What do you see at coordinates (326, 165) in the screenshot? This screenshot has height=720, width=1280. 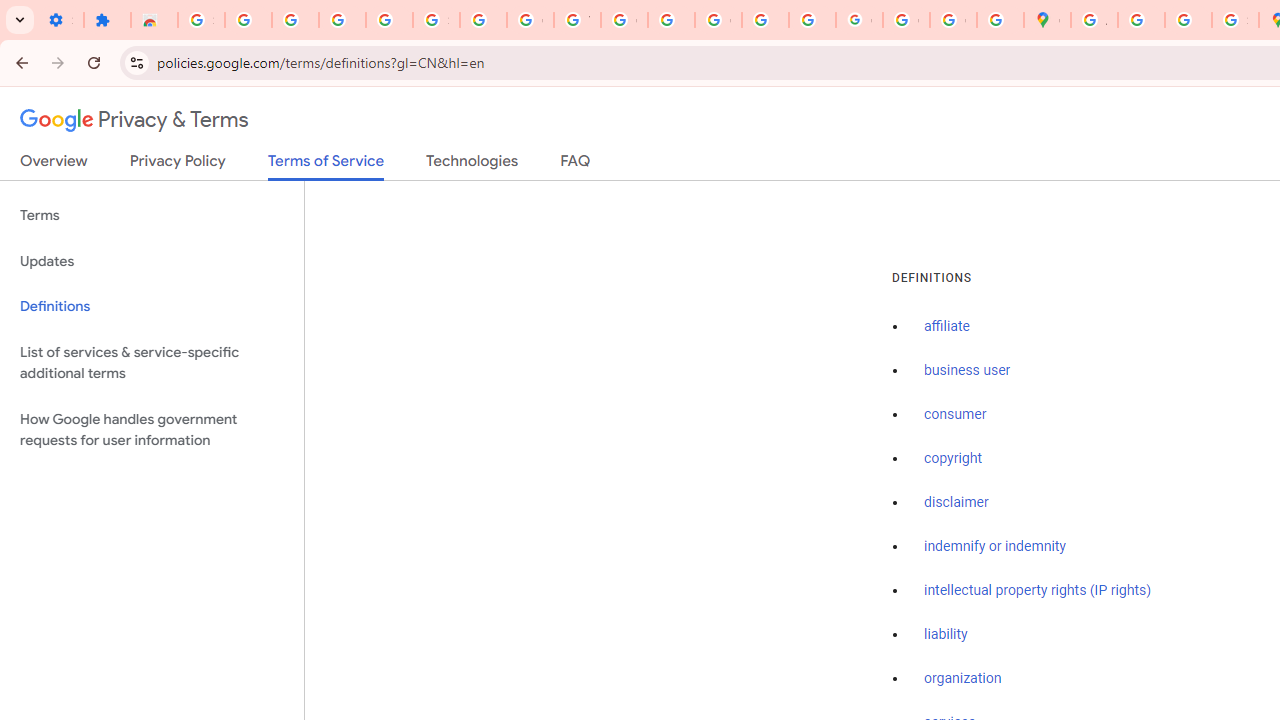 I see `'Terms of Service'` at bounding box center [326, 165].